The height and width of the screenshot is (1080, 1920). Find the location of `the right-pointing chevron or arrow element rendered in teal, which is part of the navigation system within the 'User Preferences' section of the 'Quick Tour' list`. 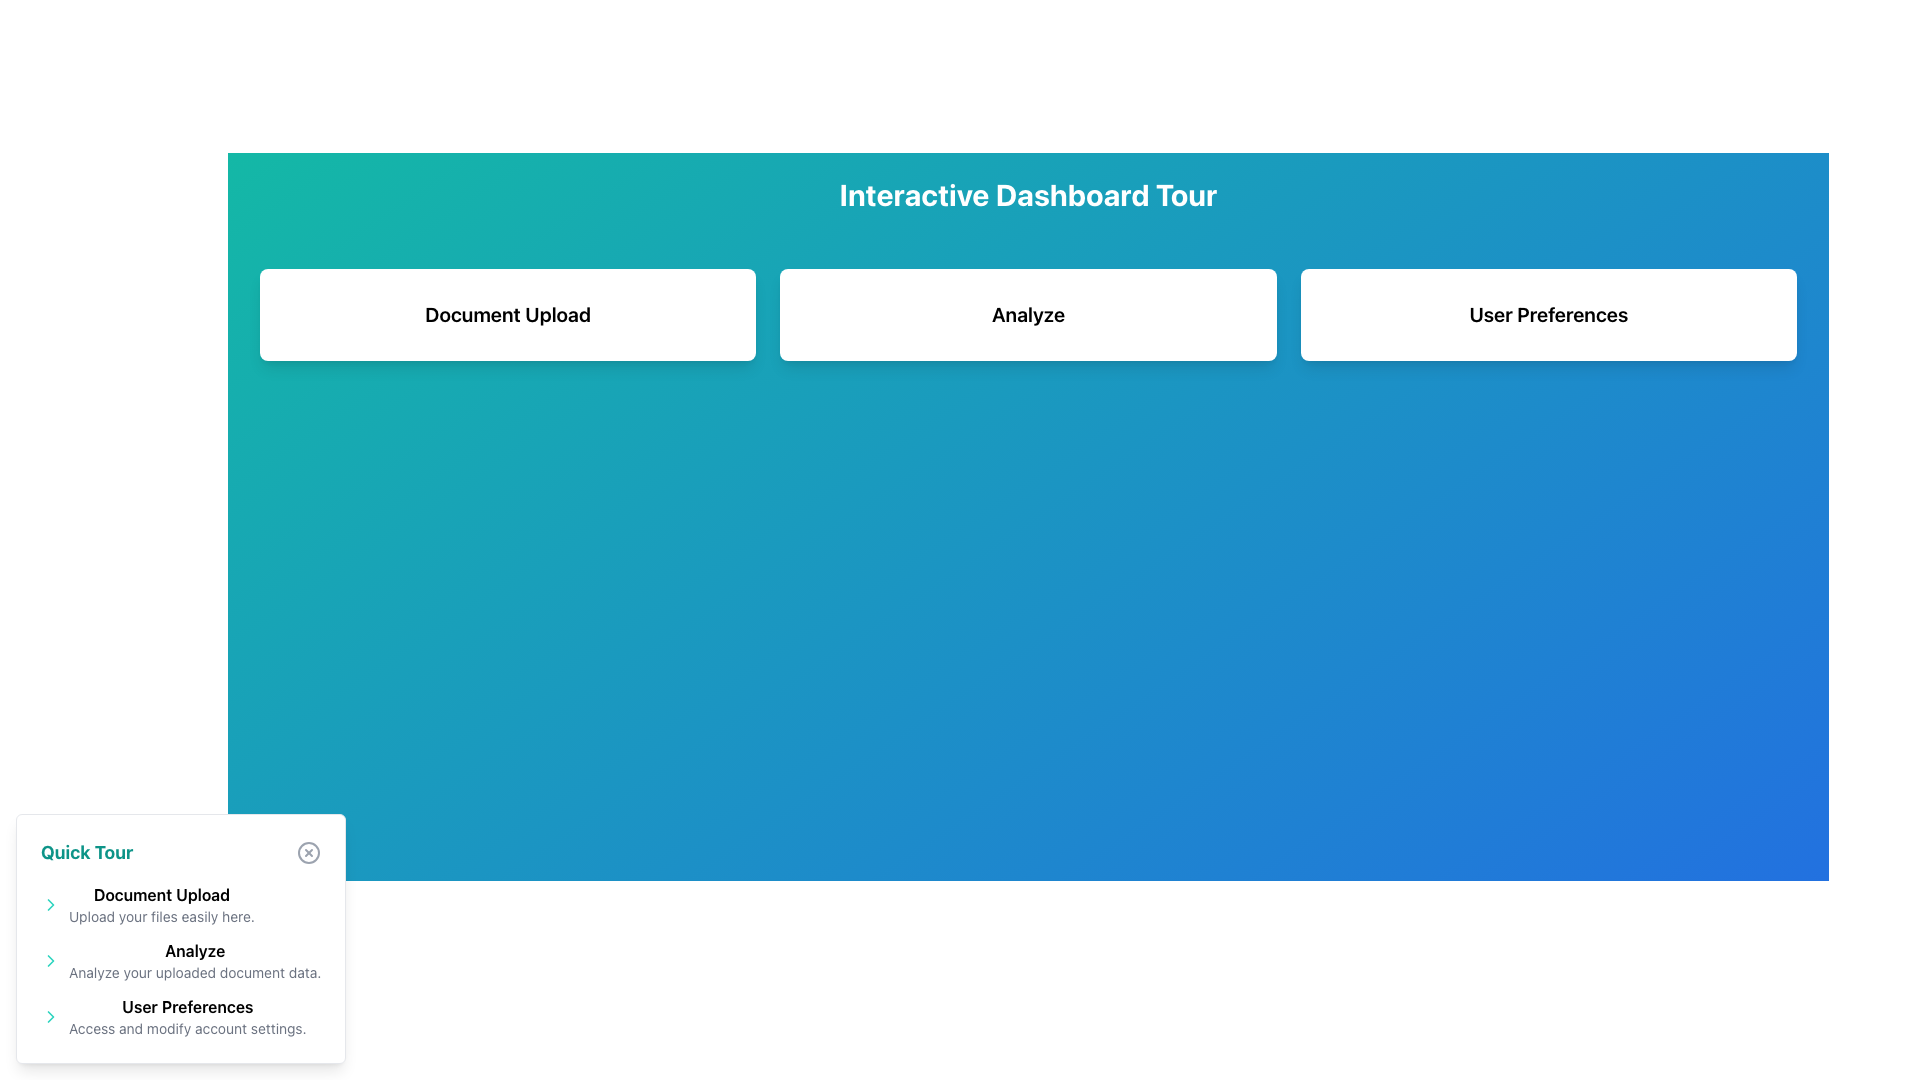

the right-pointing chevron or arrow element rendered in teal, which is part of the navigation system within the 'User Preferences' section of the 'Quick Tour' list is located at coordinates (51, 1017).